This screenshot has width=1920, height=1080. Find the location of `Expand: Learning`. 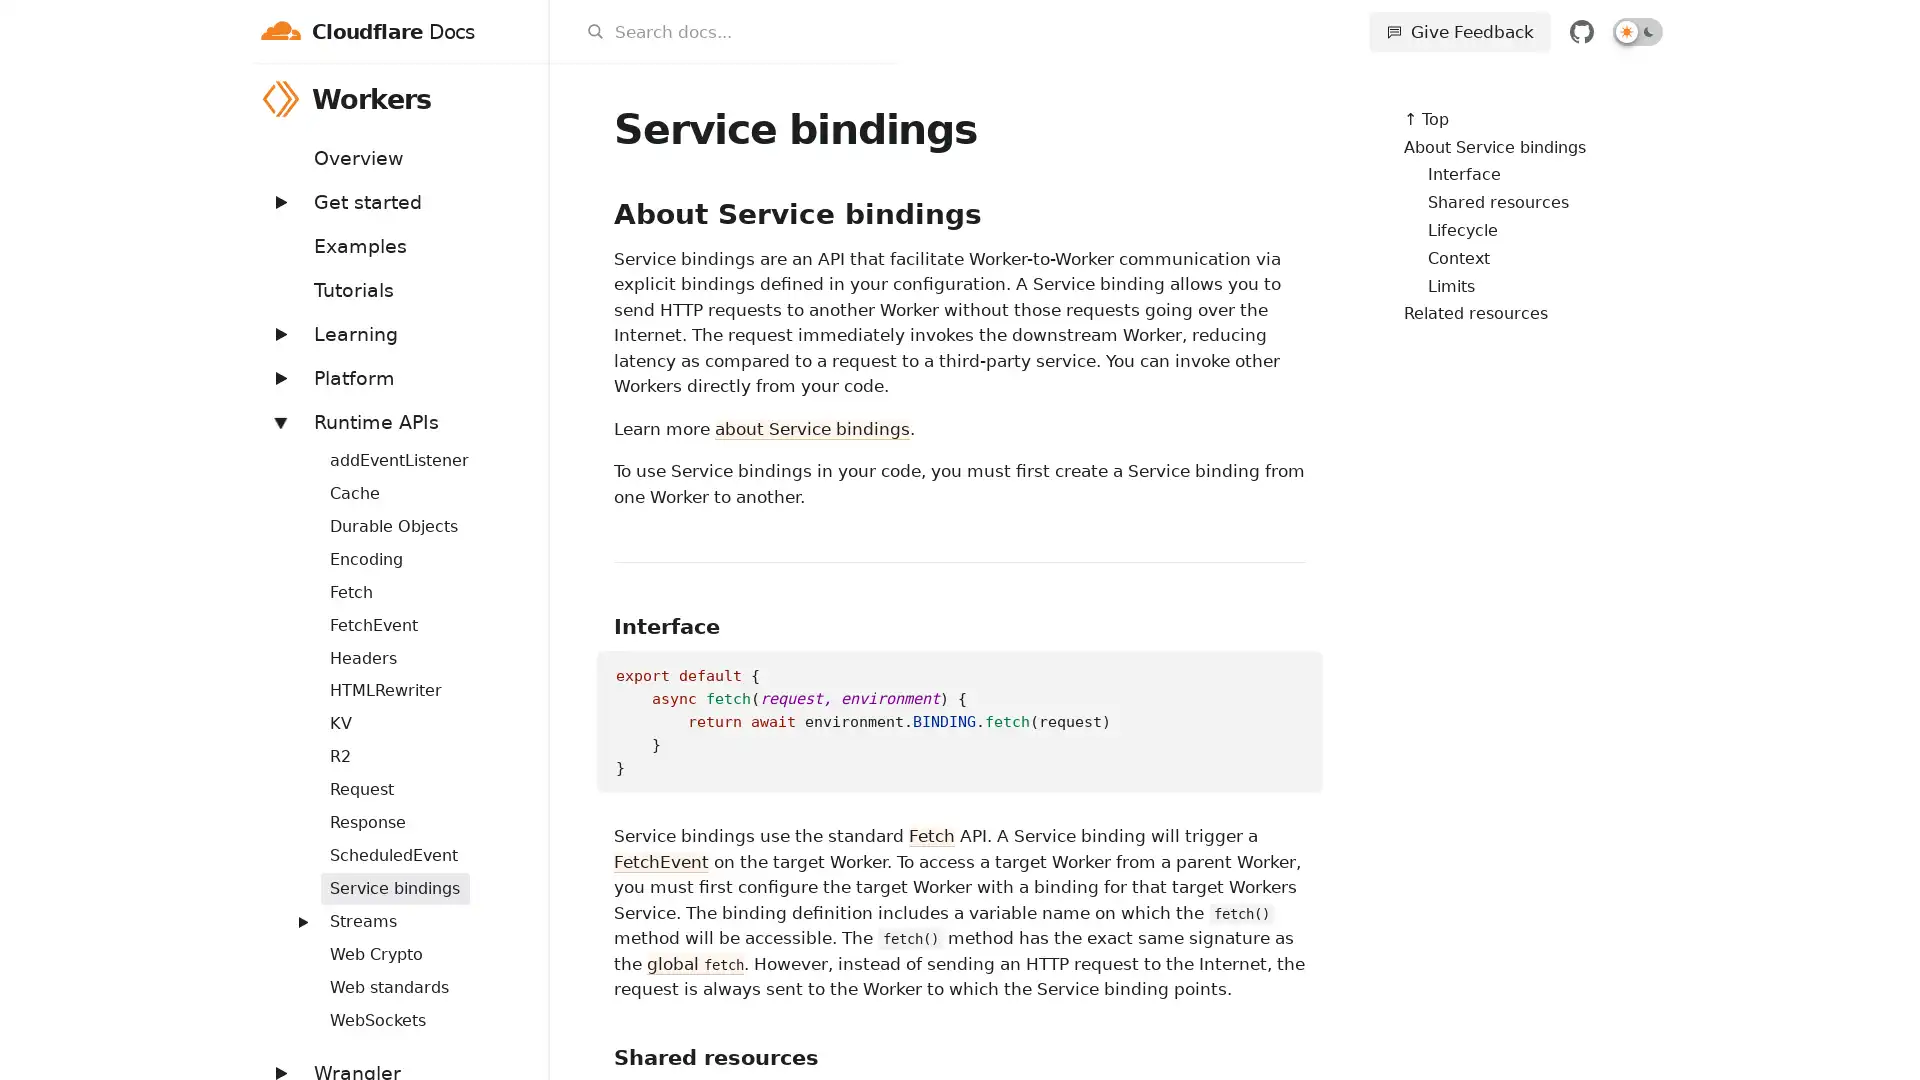

Expand: Learning is located at coordinates (278, 332).